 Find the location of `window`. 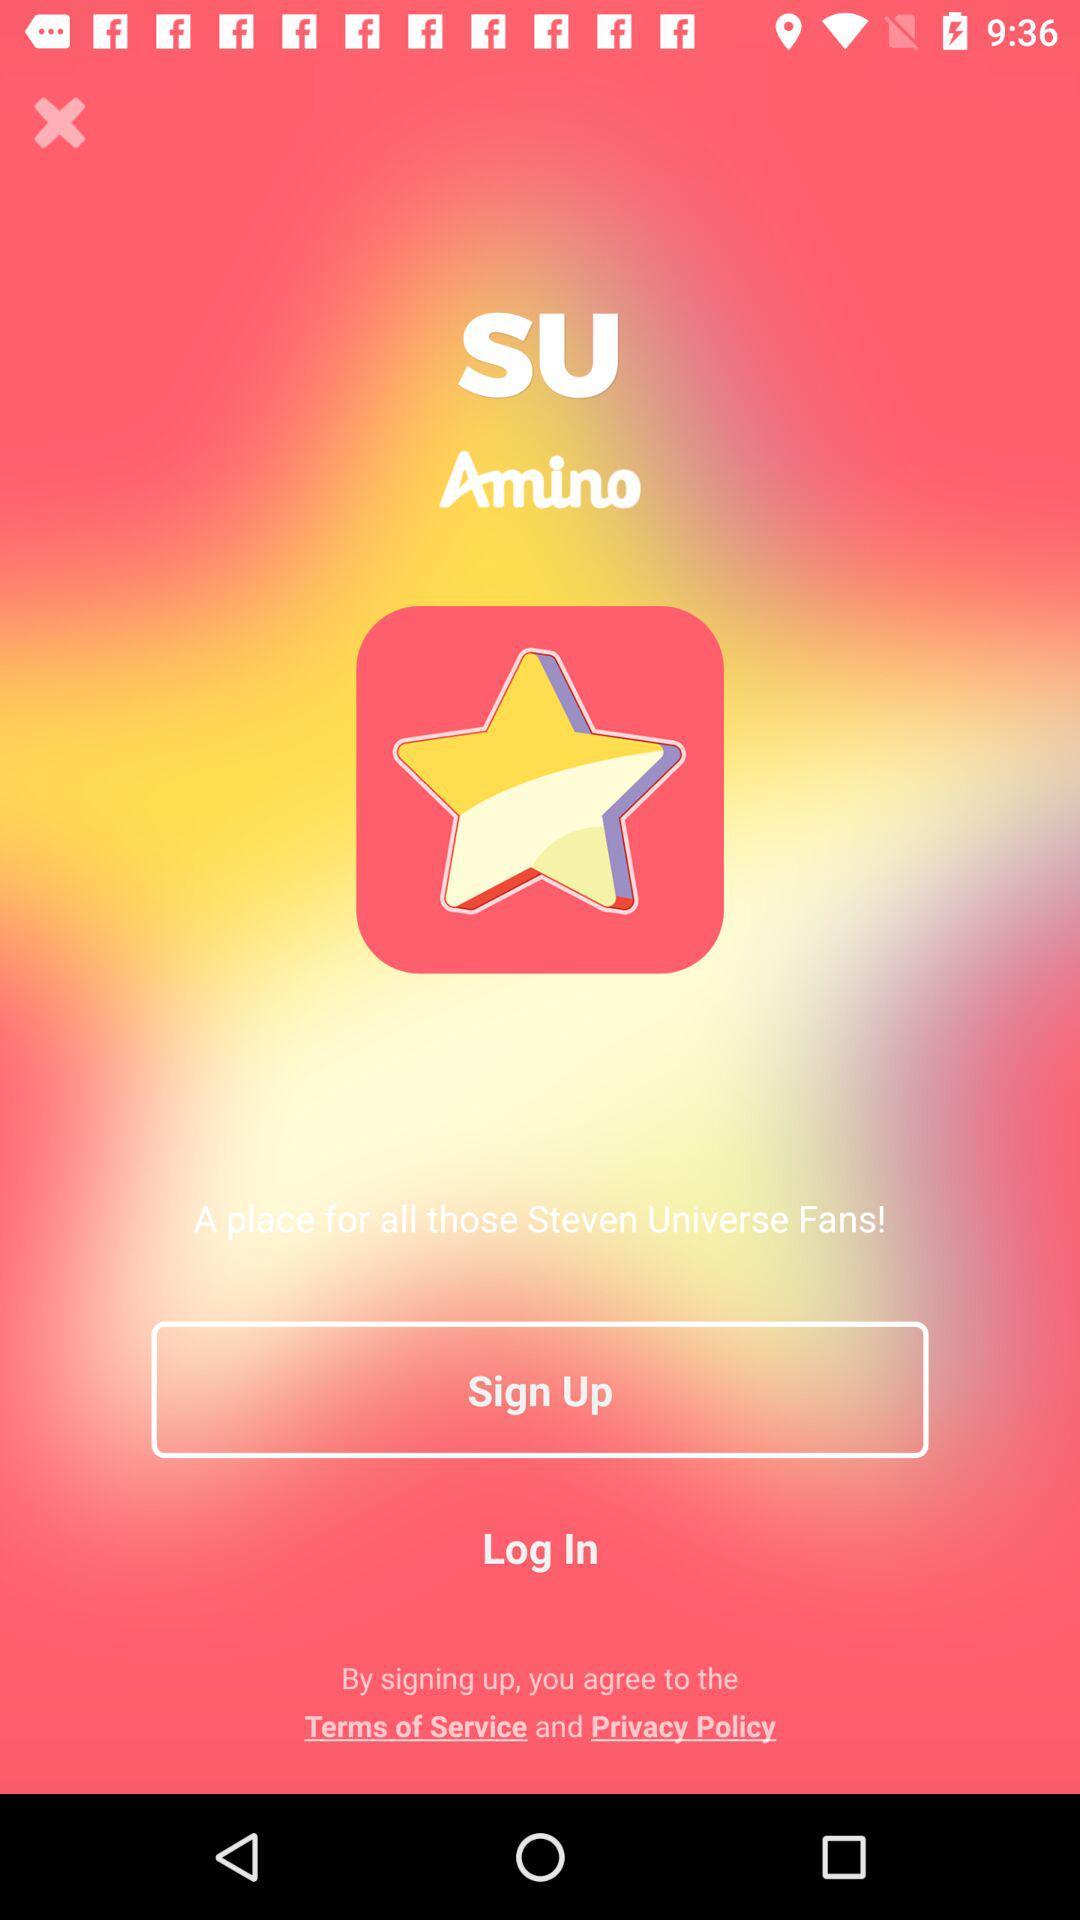

window is located at coordinates (59, 122).